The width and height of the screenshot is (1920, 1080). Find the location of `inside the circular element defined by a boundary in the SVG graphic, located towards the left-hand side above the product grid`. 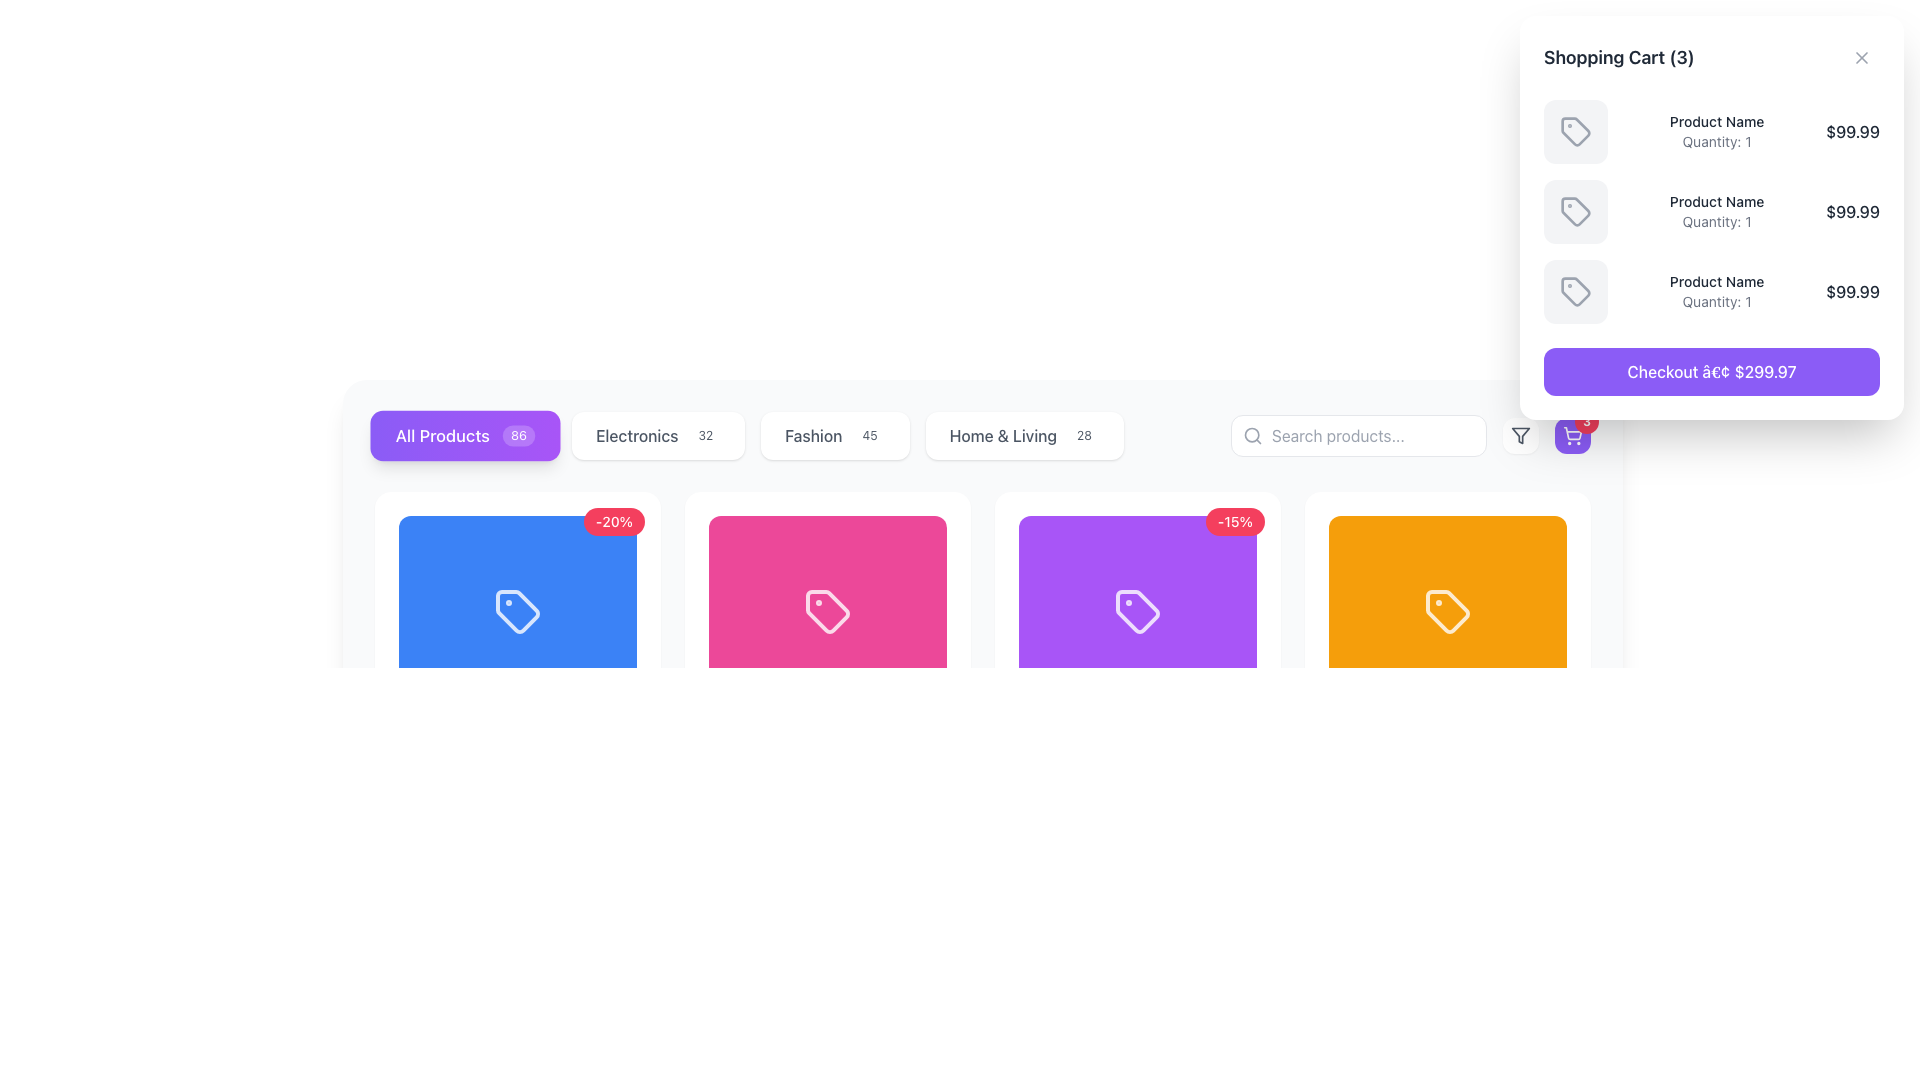

inside the circular element defined by a boundary in the SVG graphic, located towards the left-hand side above the product grid is located at coordinates (1251, 434).